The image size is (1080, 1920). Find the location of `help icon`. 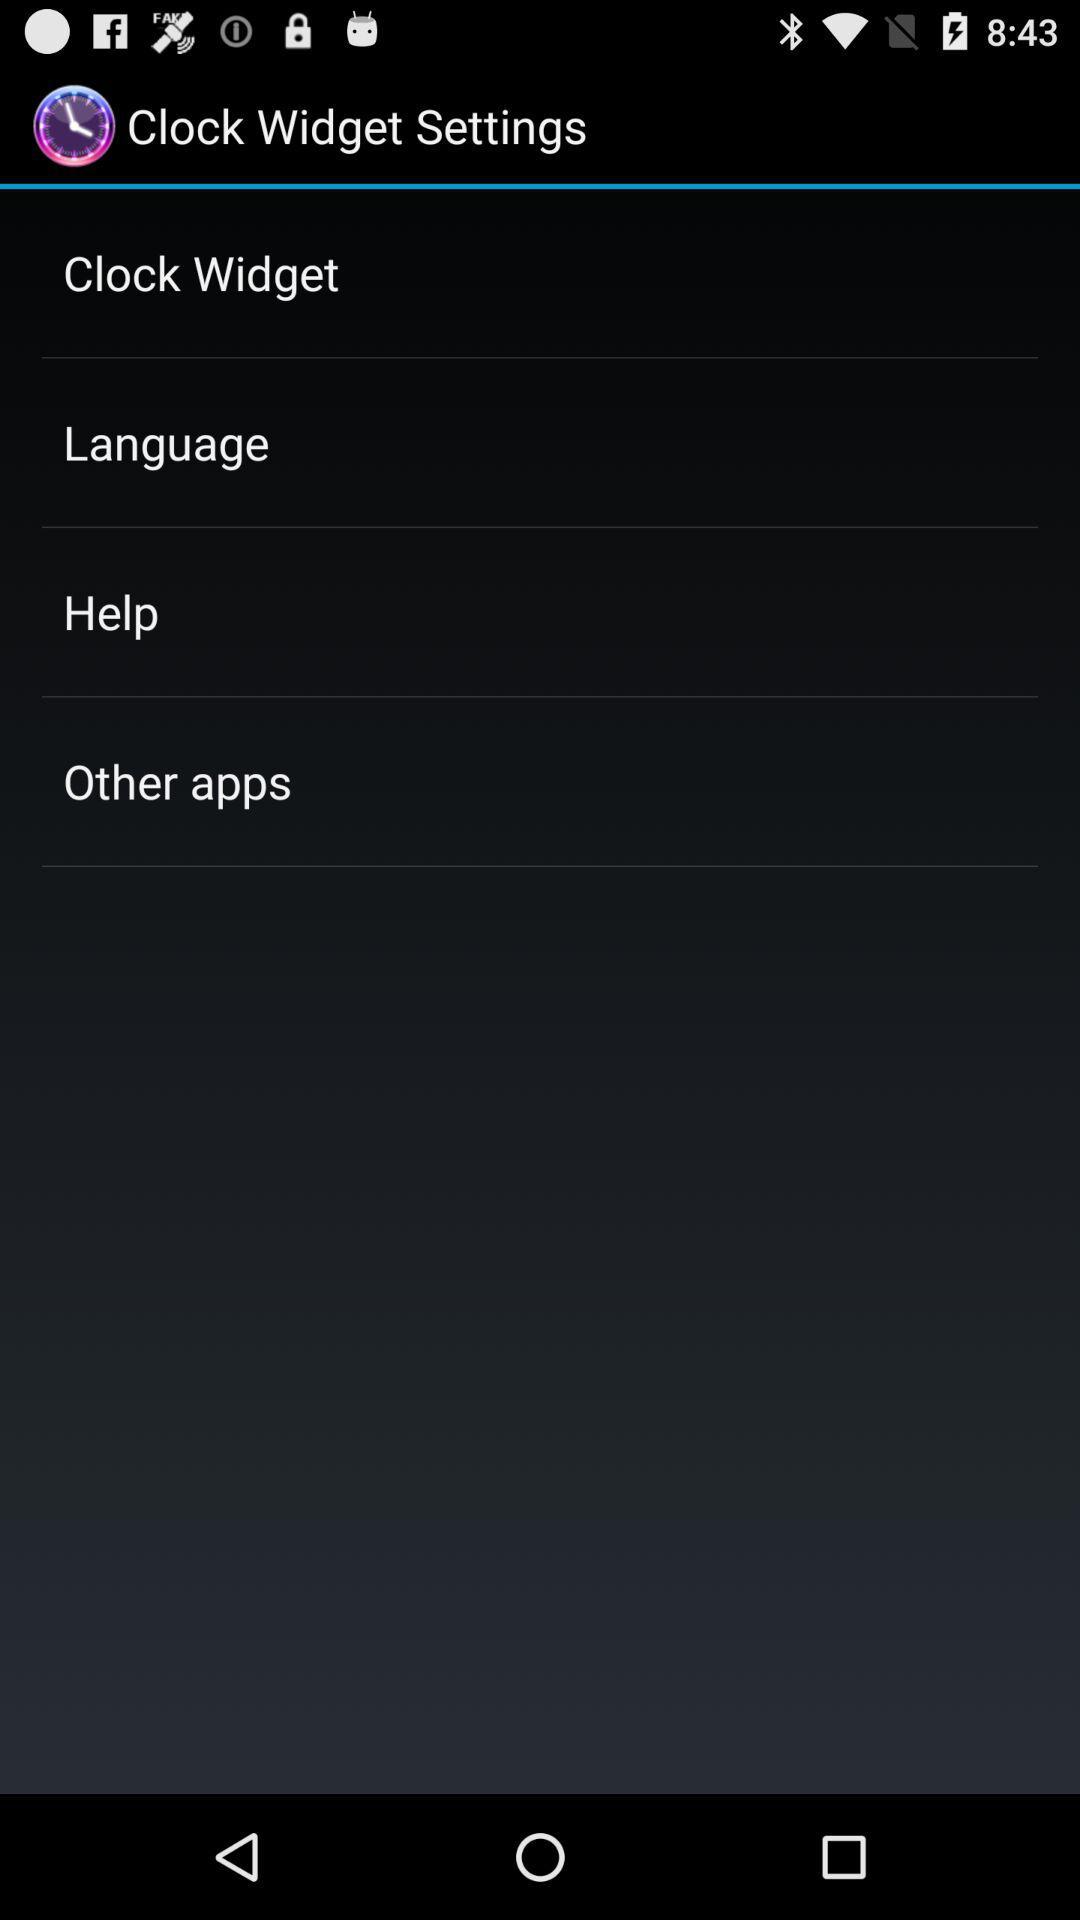

help icon is located at coordinates (111, 610).